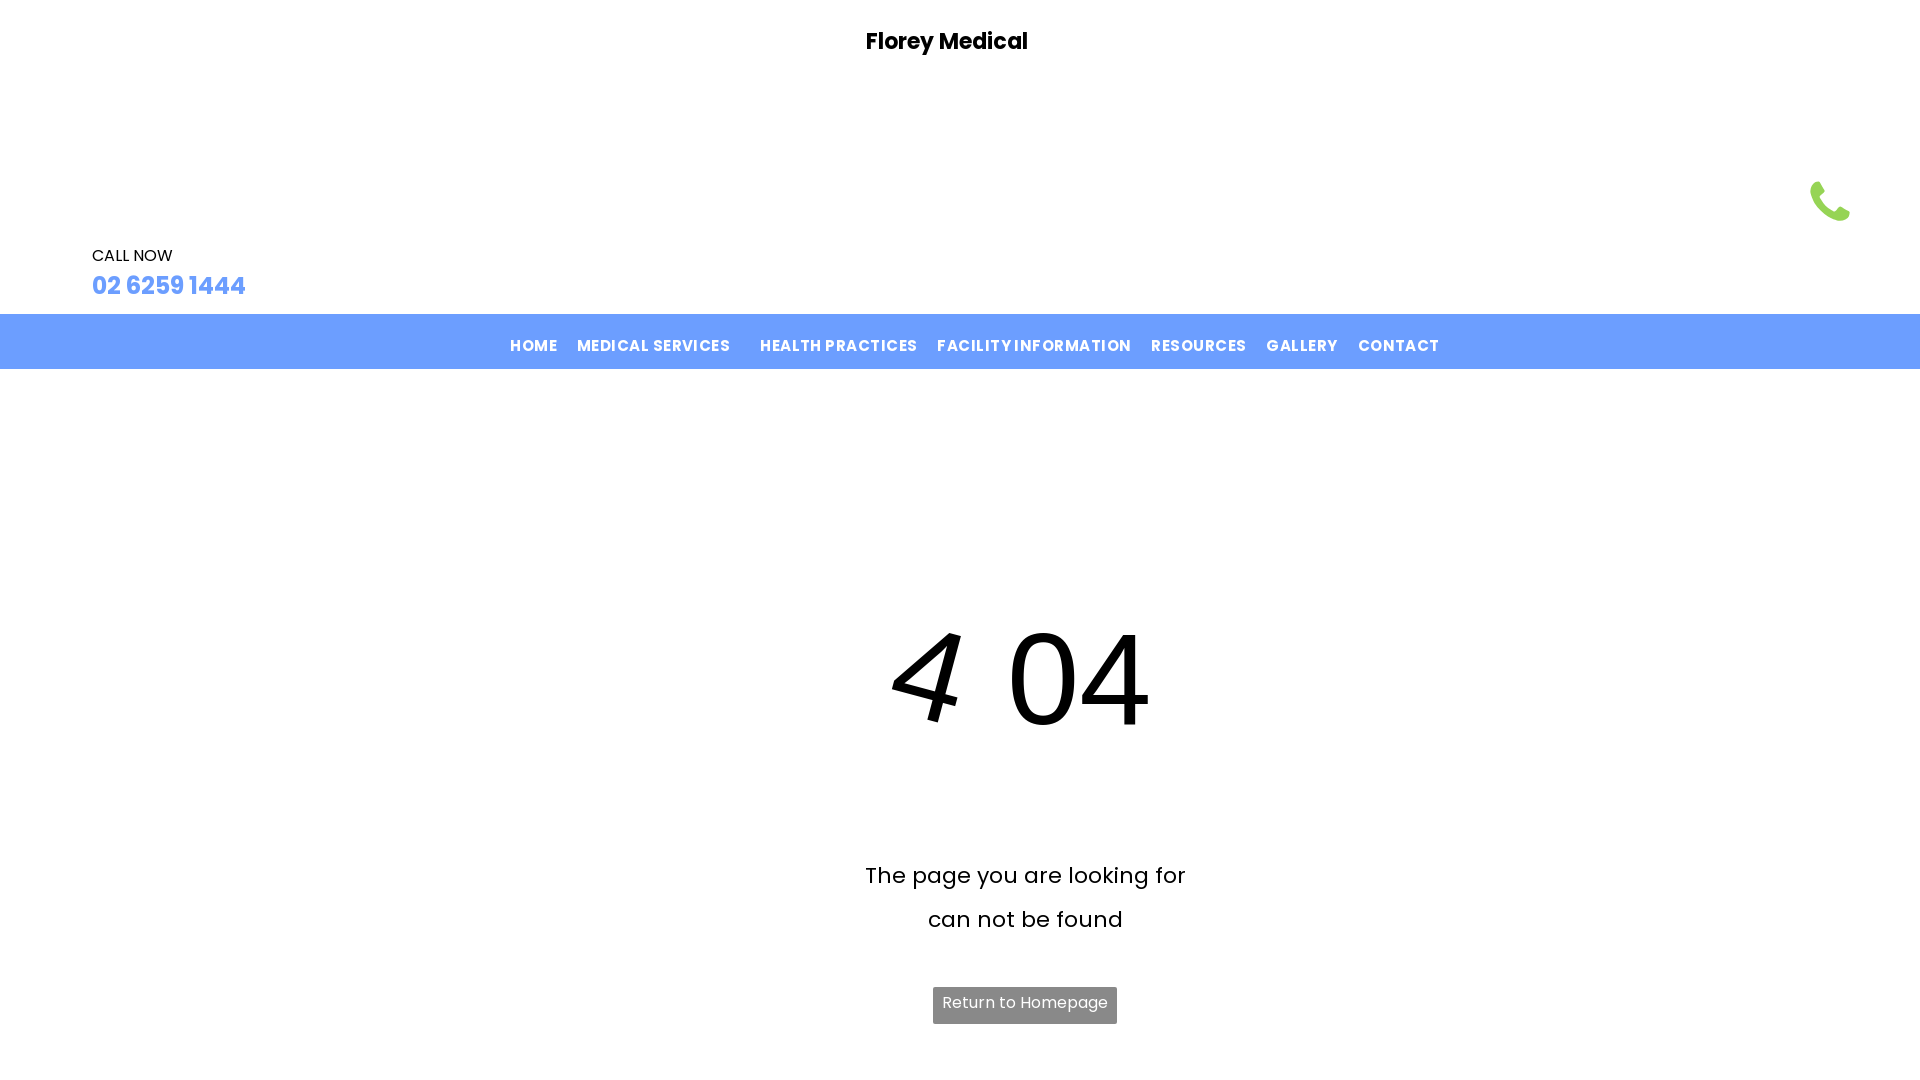 This screenshot has width=1920, height=1080. I want to click on 'HEALTH PRACTICES', so click(838, 340).